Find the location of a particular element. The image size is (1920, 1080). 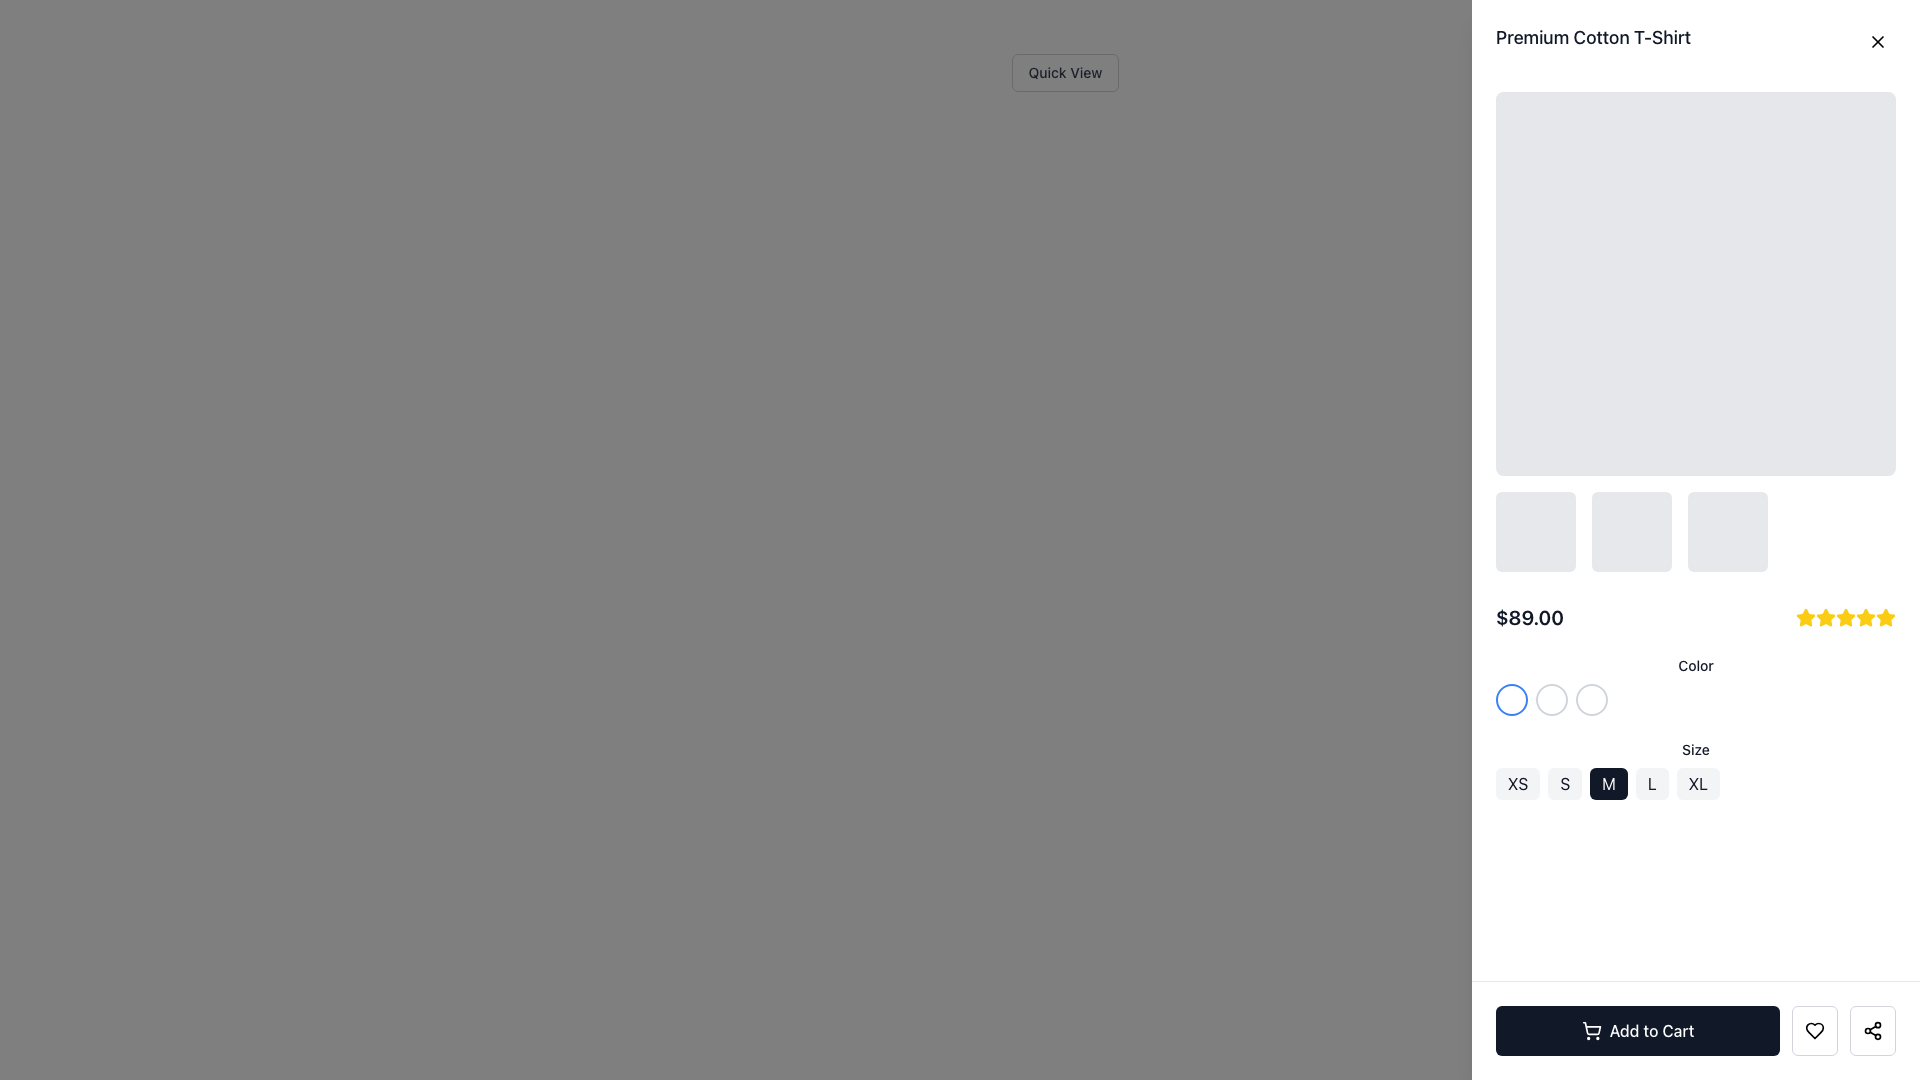

the animation of the first placeholder or loading indicator, which serves as a visual indication of loading or empty state in the product details section is located at coordinates (1535, 531).